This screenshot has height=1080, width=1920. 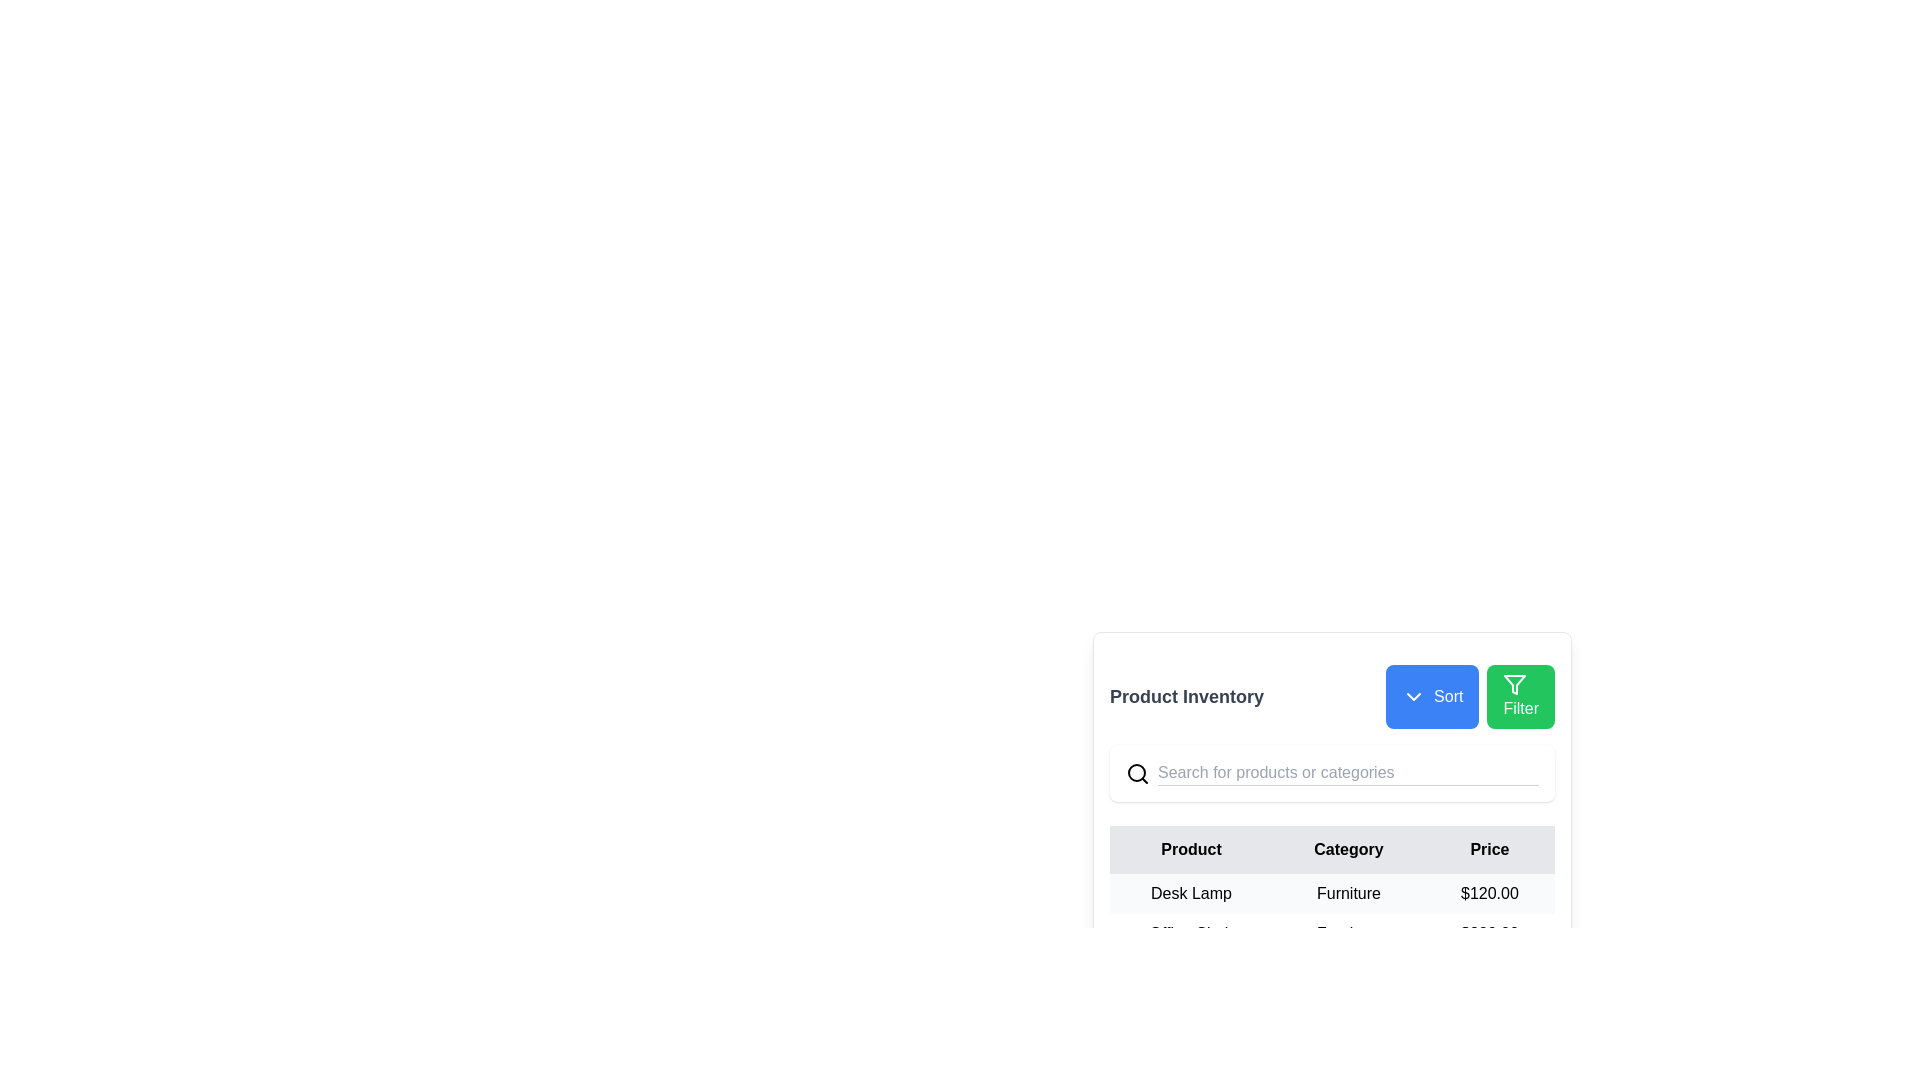 What do you see at coordinates (1332, 893) in the screenshot?
I see `the first table row containing product information, which includes the name 'Desk Lamp', category 'Furniture', and price '$120.00'` at bounding box center [1332, 893].